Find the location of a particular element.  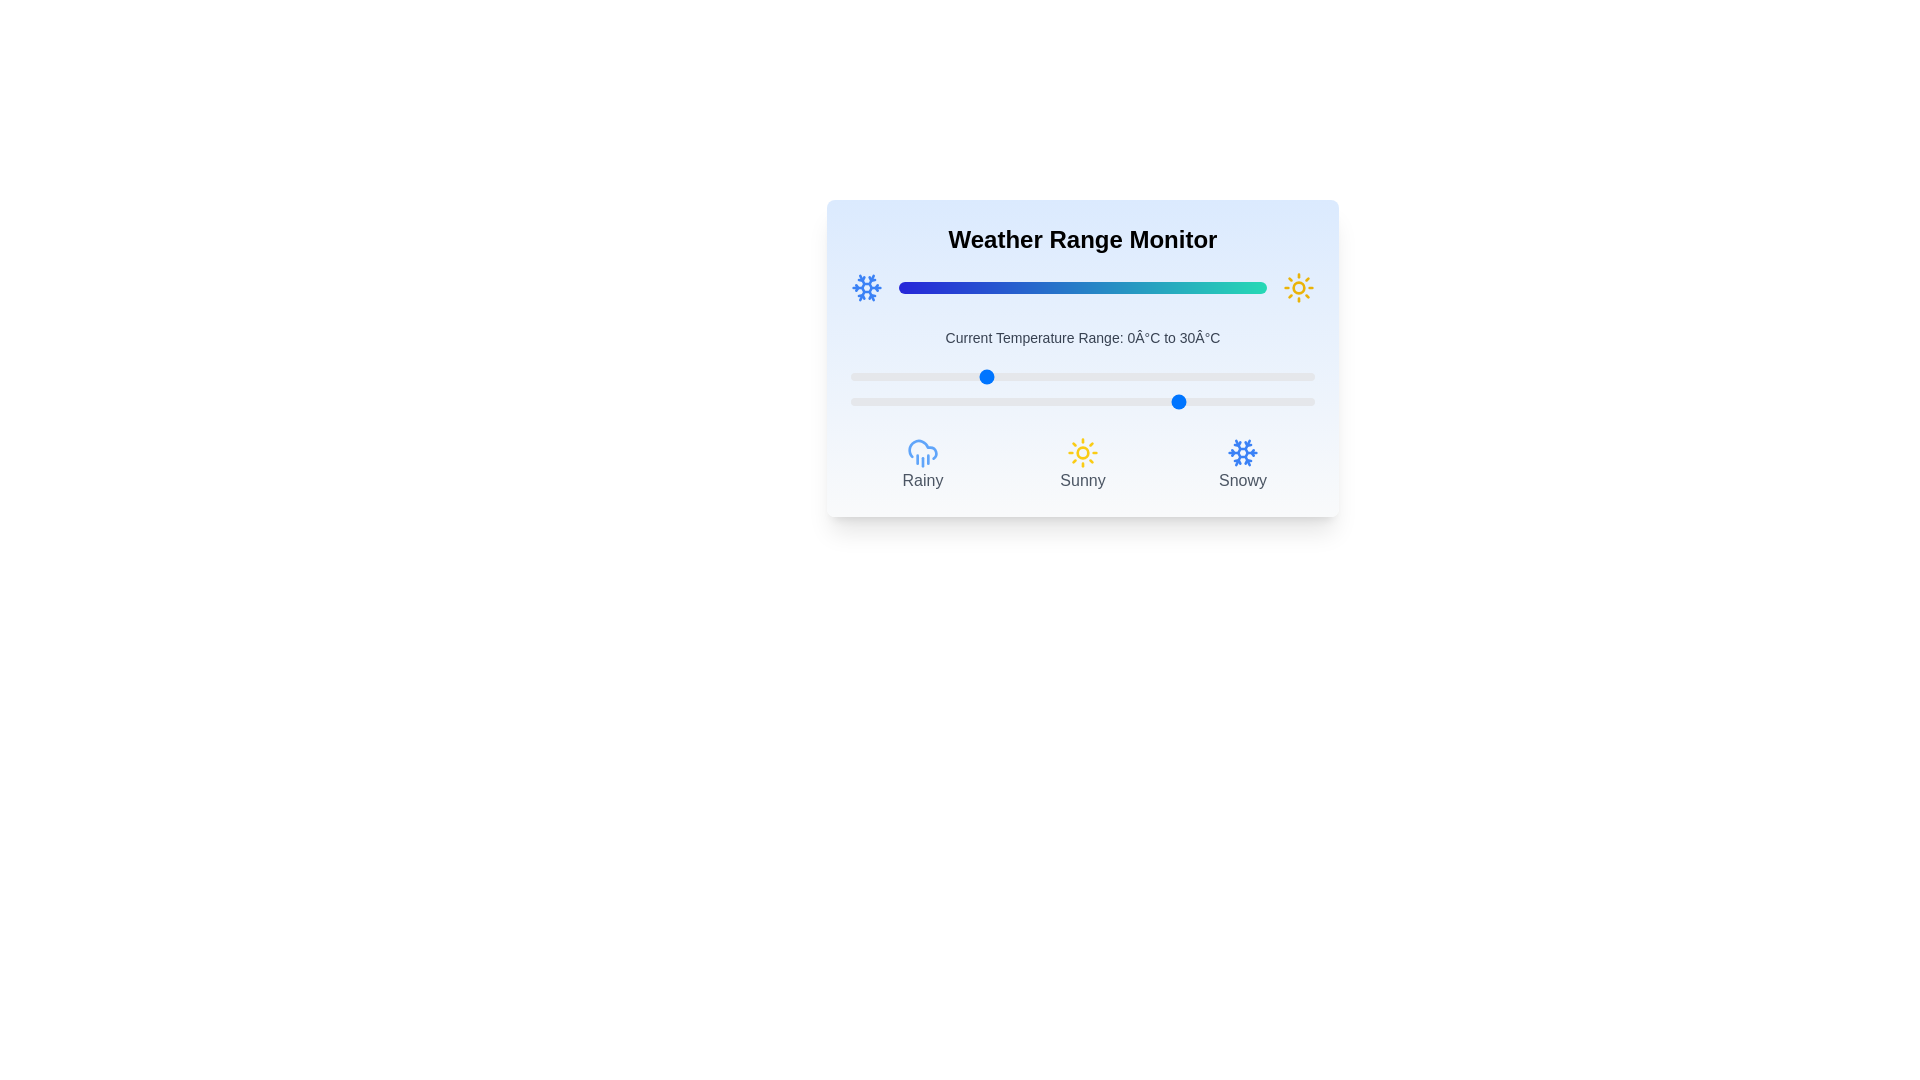

temperature is located at coordinates (1175, 401).